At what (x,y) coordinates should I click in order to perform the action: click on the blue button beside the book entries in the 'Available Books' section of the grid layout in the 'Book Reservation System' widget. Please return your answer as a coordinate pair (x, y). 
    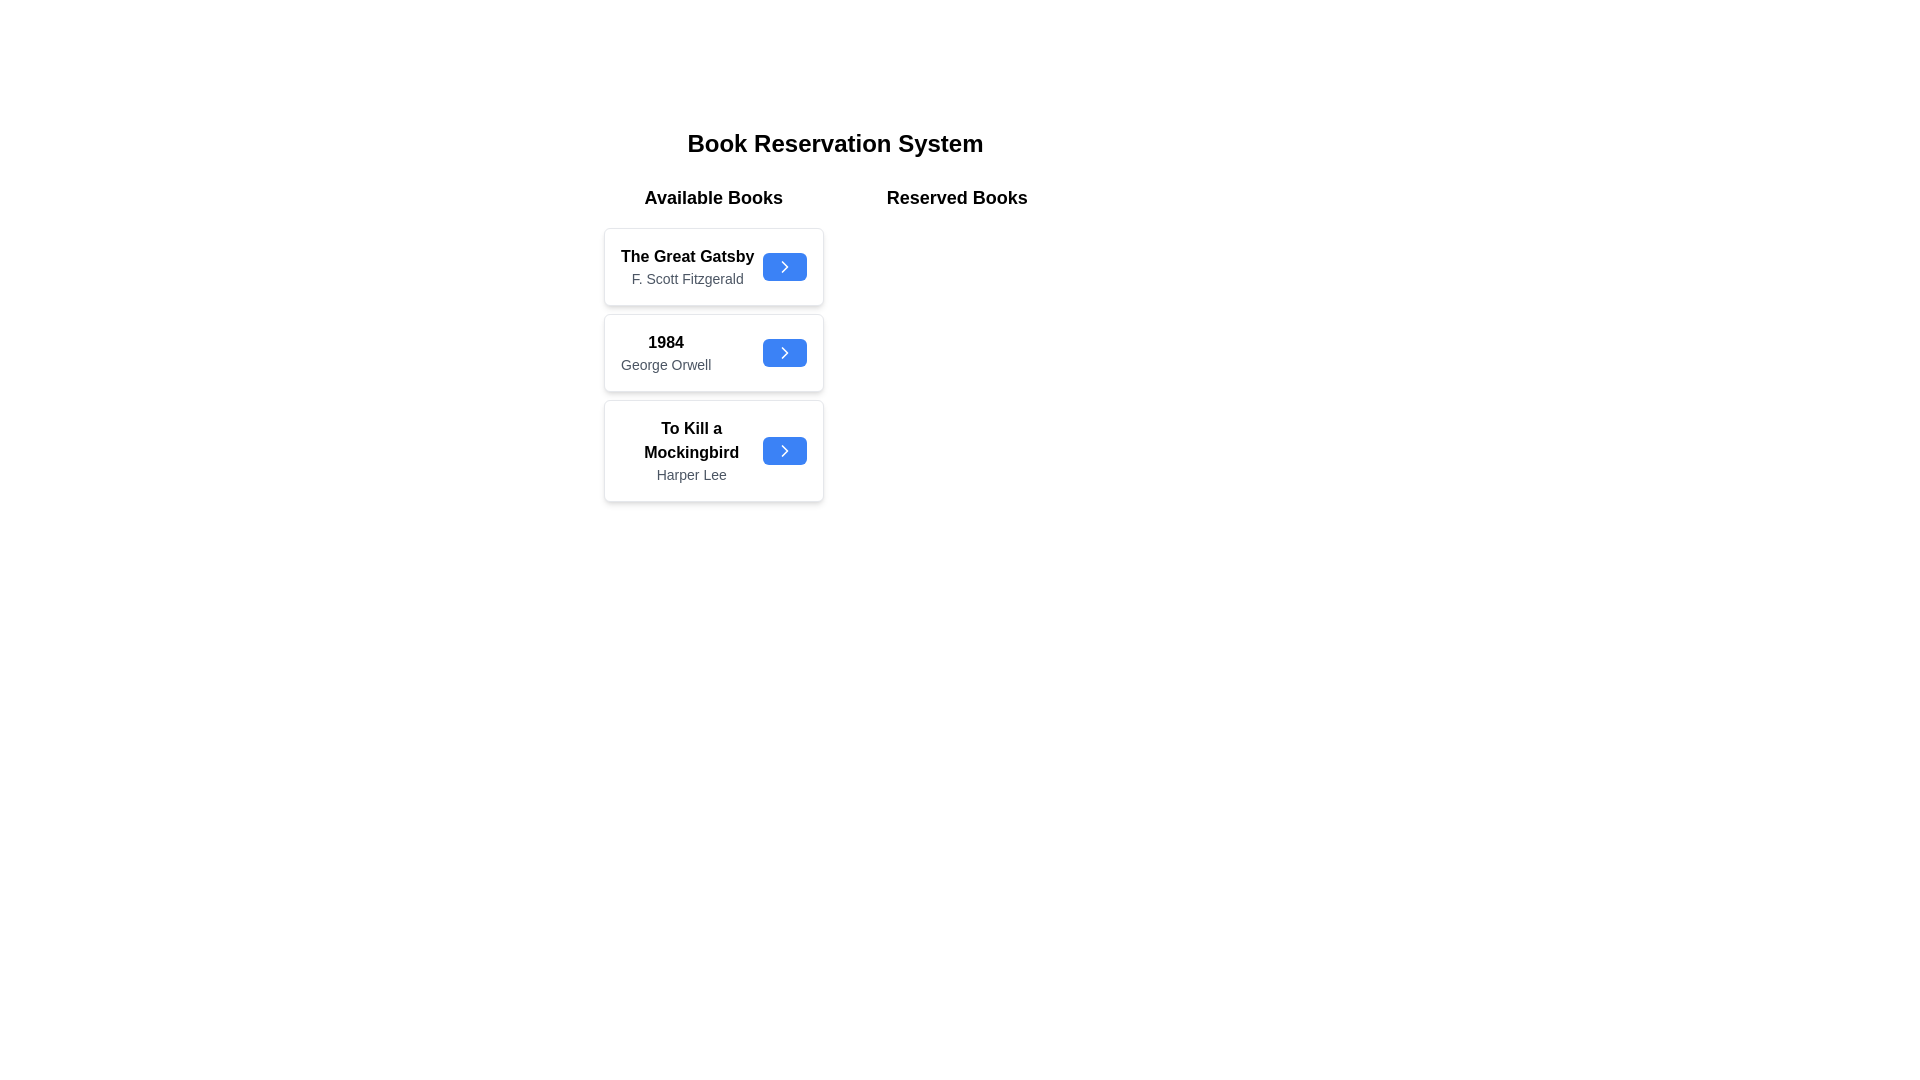
    Looking at the image, I should click on (835, 346).